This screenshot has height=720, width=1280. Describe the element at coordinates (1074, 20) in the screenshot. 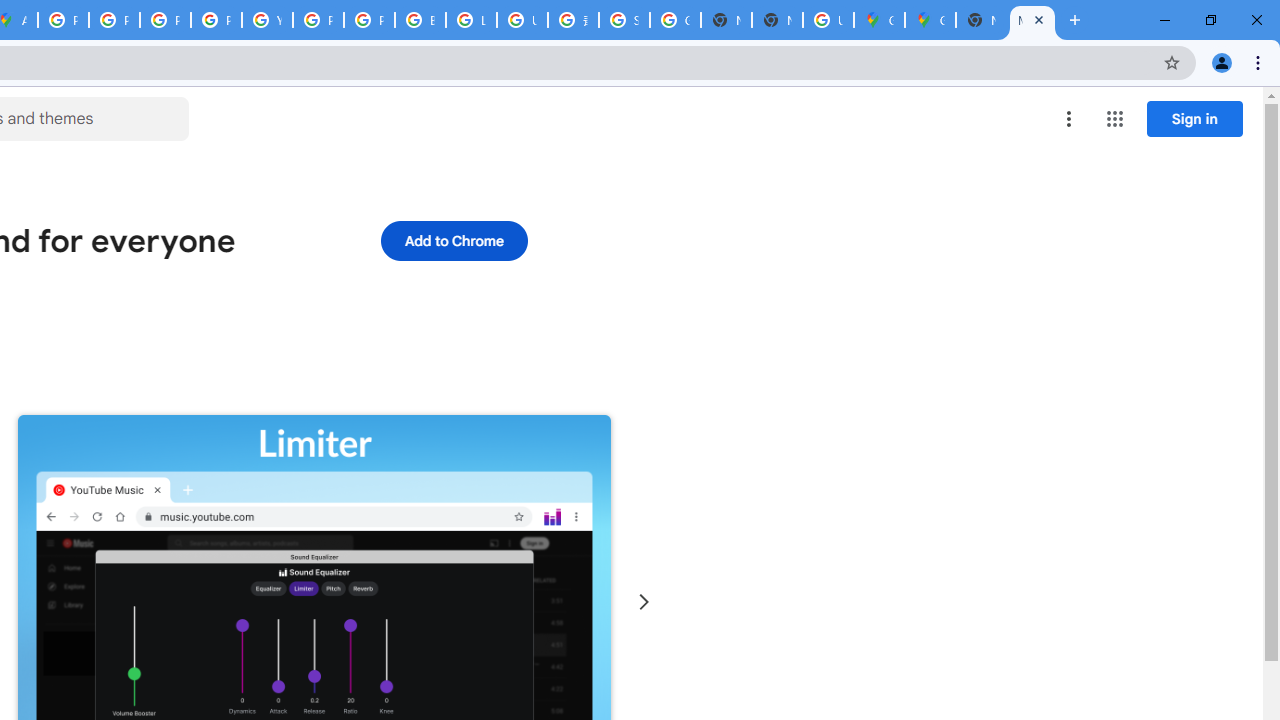

I see `'New Tab'` at that location.